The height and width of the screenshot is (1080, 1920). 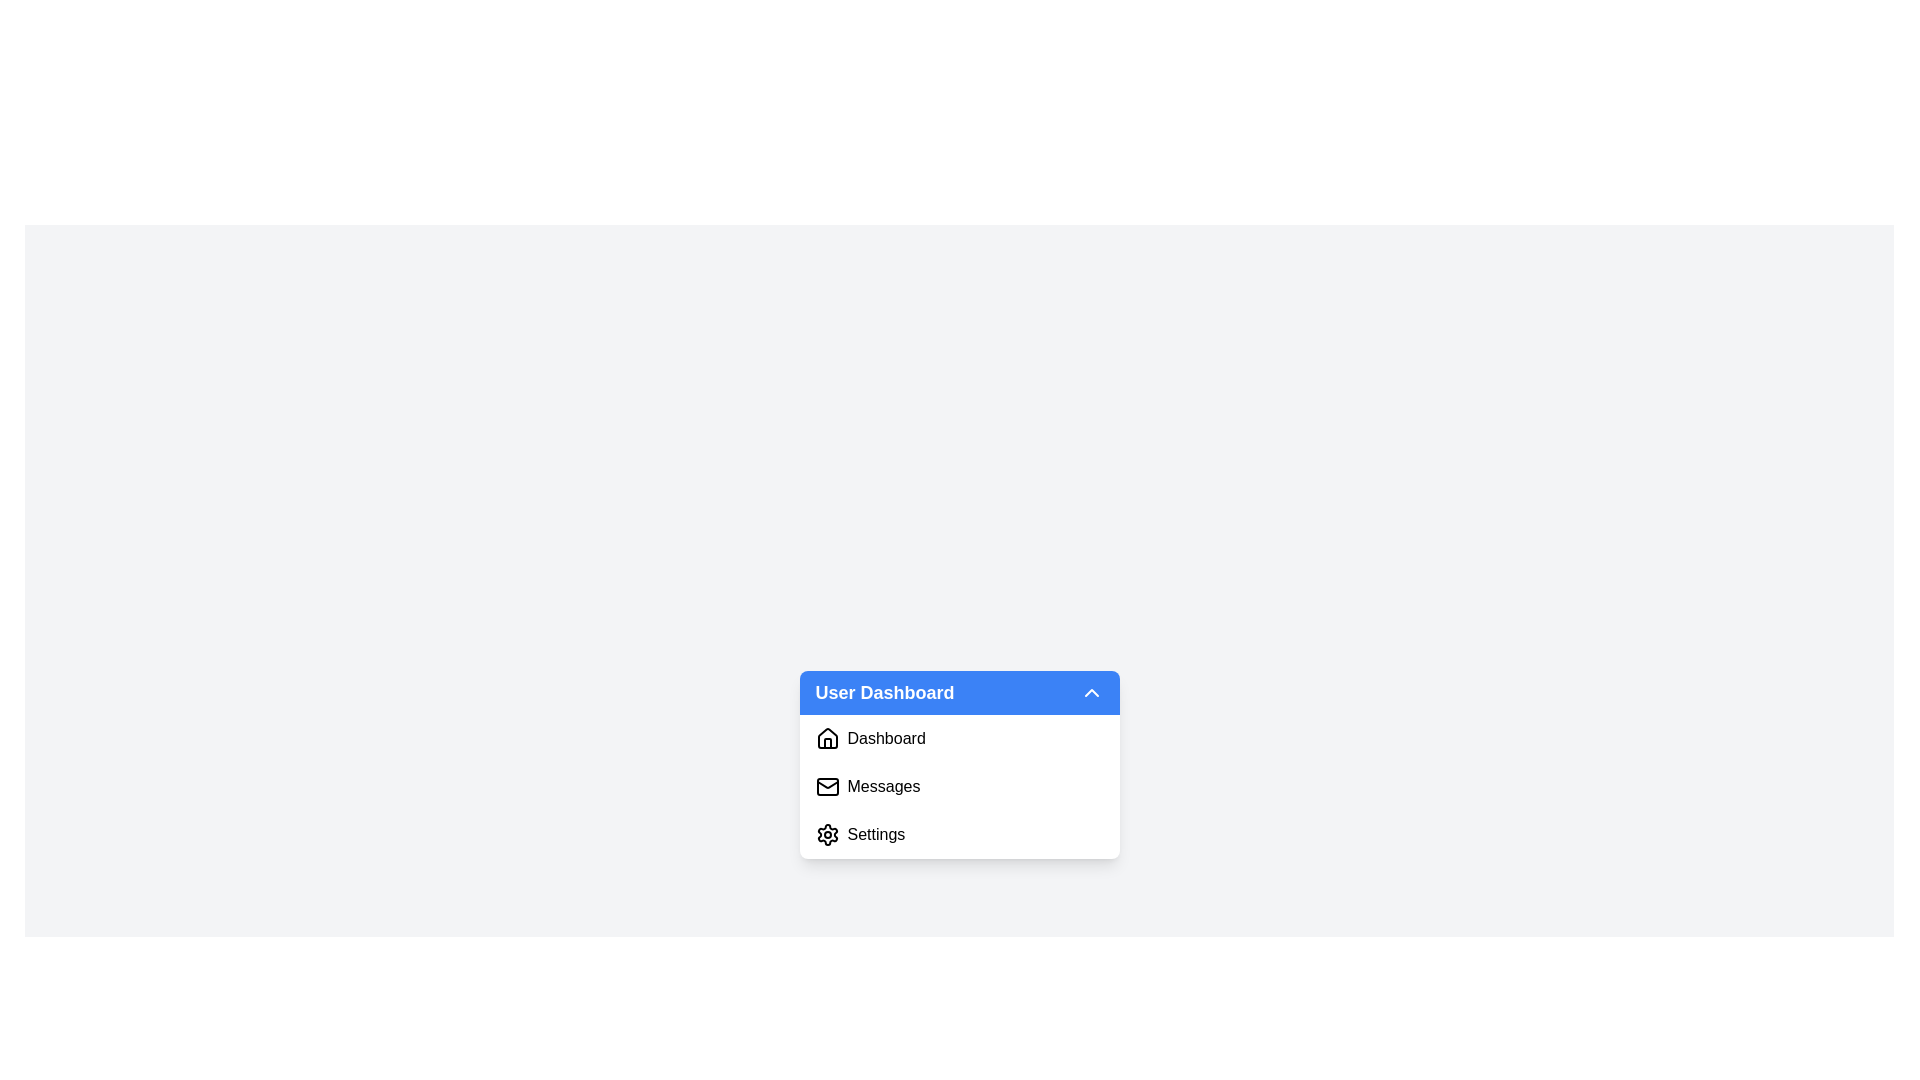 What do you see at coordinates (1090, 692) in the screenshot?
I see `the small, upward-pointing chevron icon located on the blue header bar labeled 'User Dashboard'` at bounding box center [1090, 692].